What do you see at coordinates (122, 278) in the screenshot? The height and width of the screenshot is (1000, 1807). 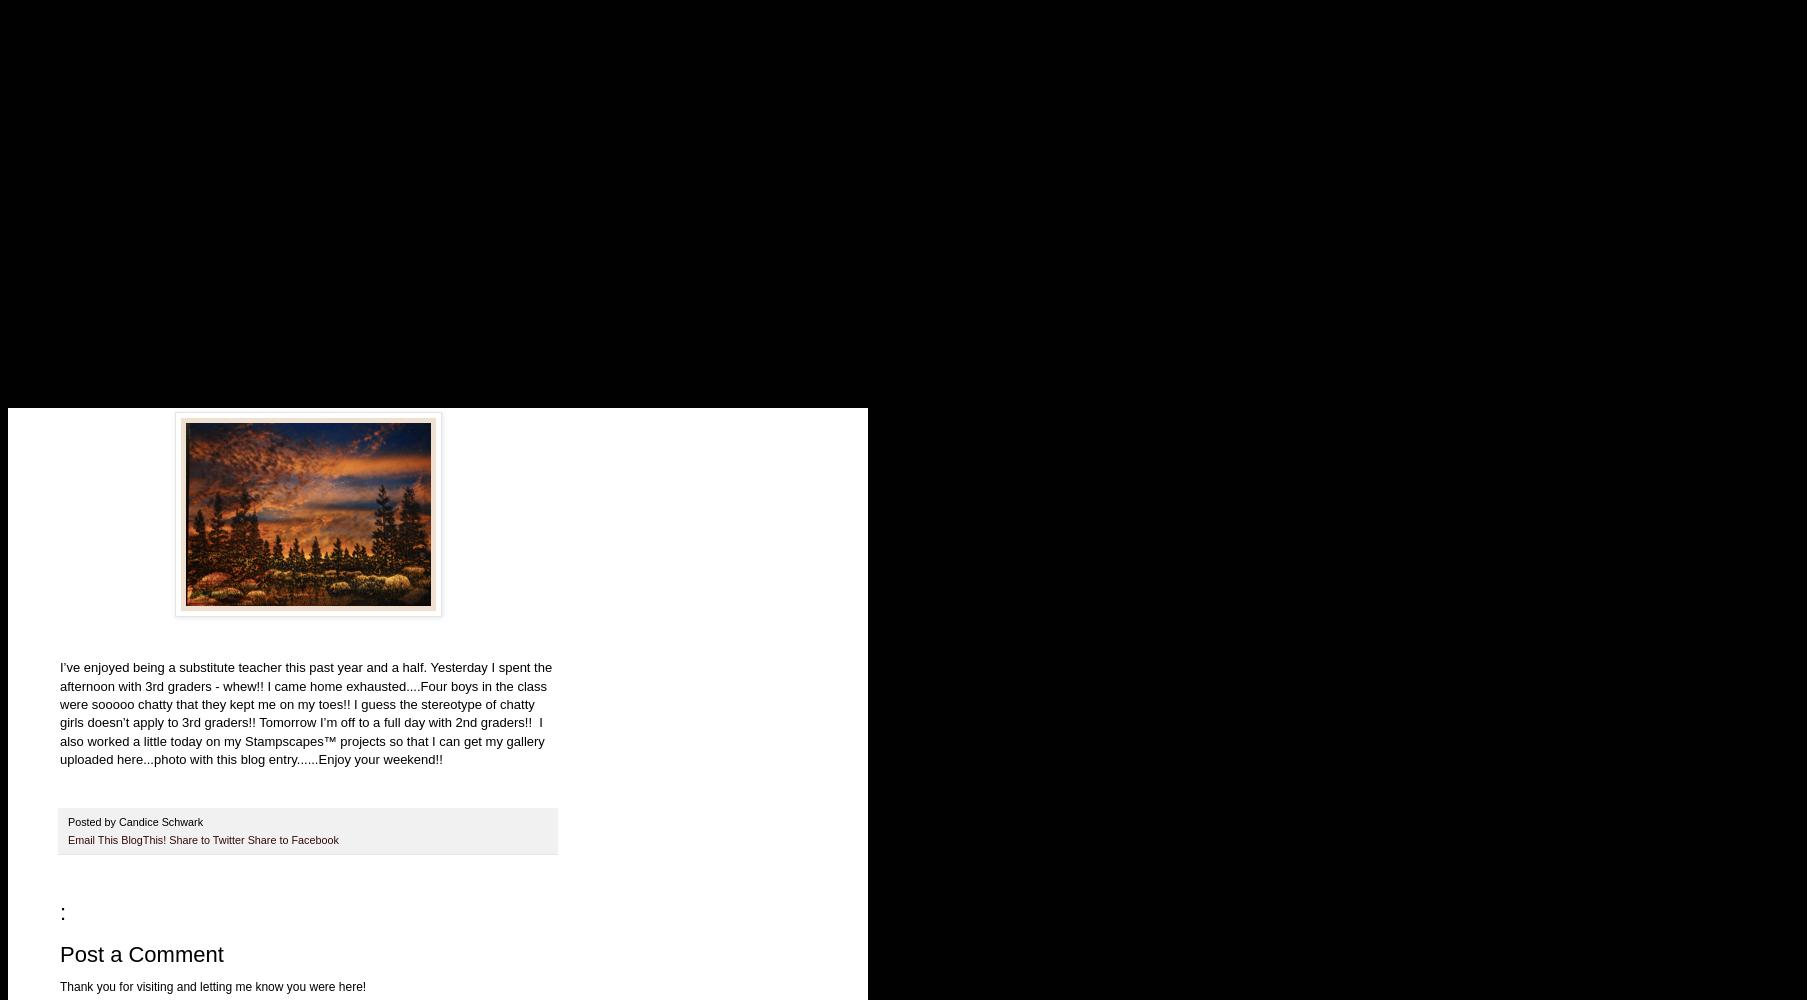 I see `'Paper Crafting Tips'` at bounding box center [122, 278].